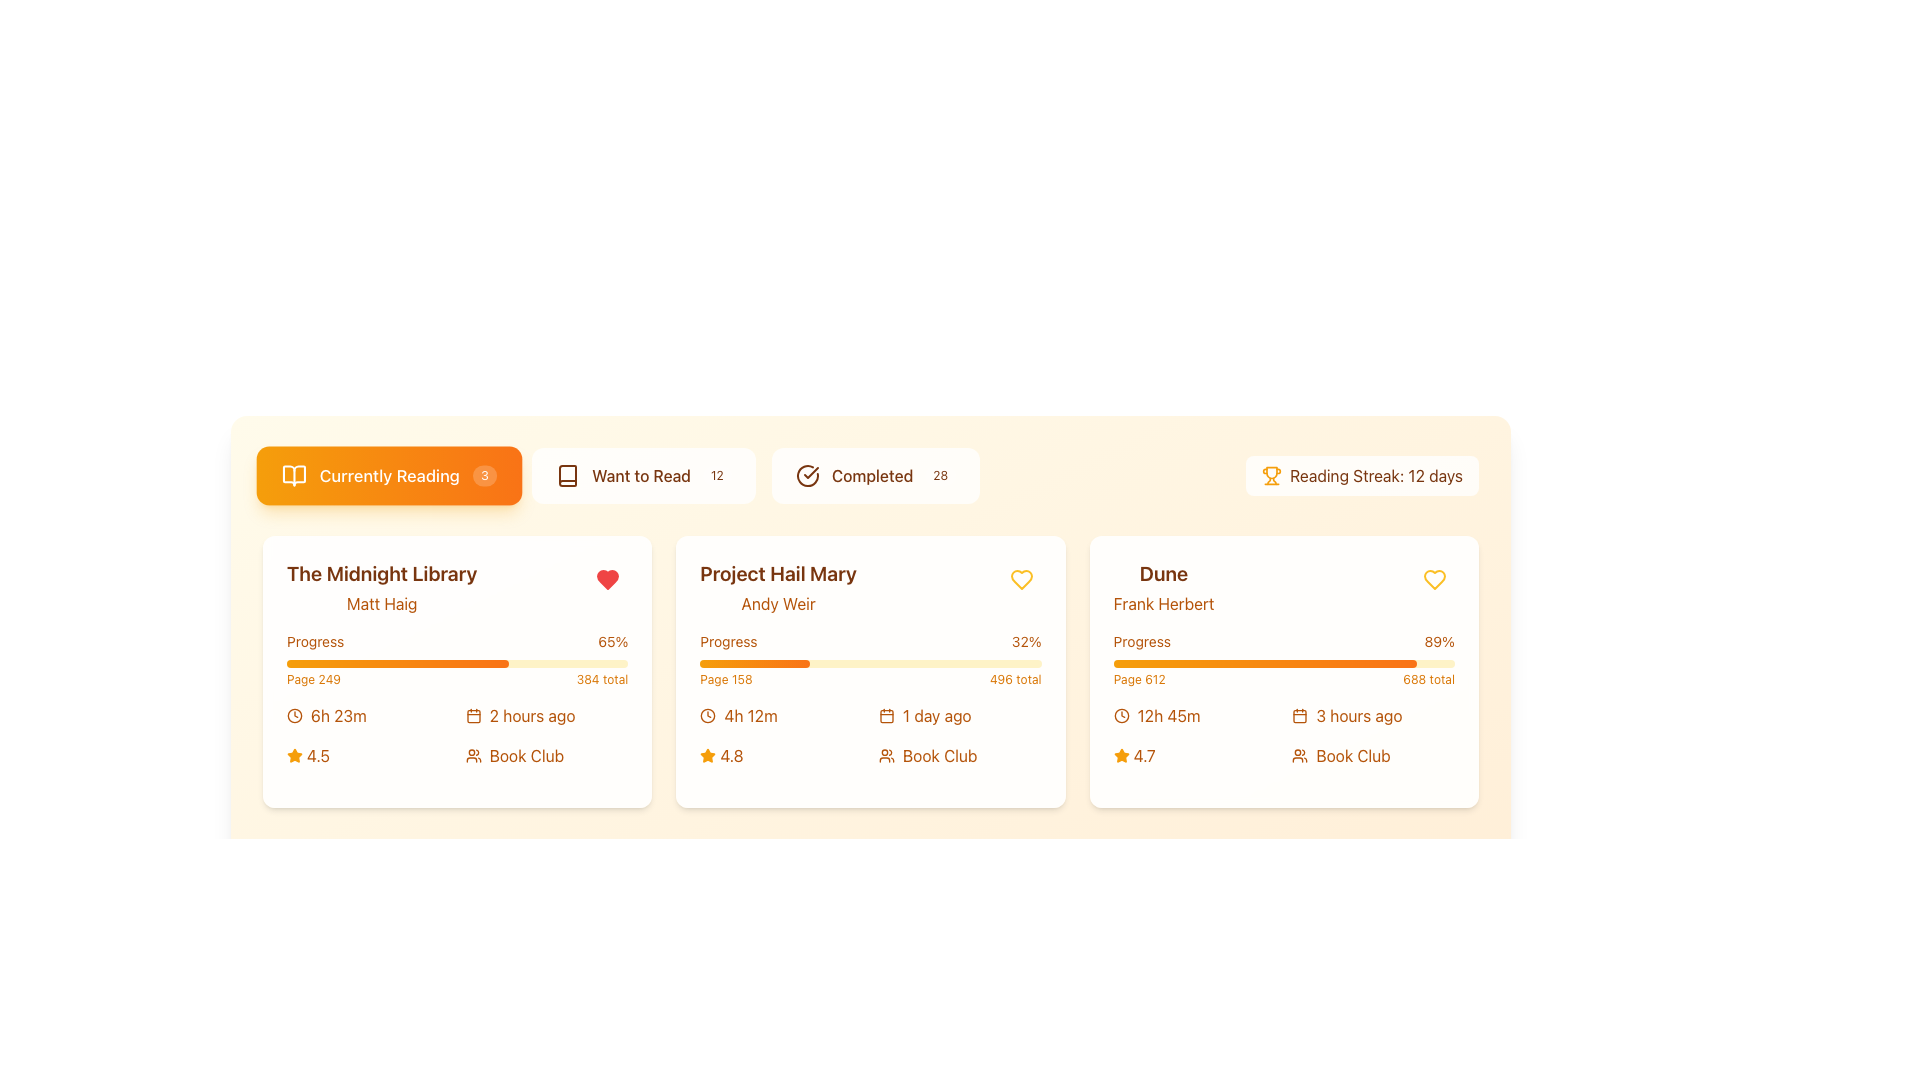 This screenshot has width=1920, height=1080. What do you see at coordinates (960, 715) in the screenshot?
I see `the label with a calendar icon that displays '1 day ago', located under the 'Project Hail Mary' heading in the right-hand card of the second row` at bounding box center [960, 715].